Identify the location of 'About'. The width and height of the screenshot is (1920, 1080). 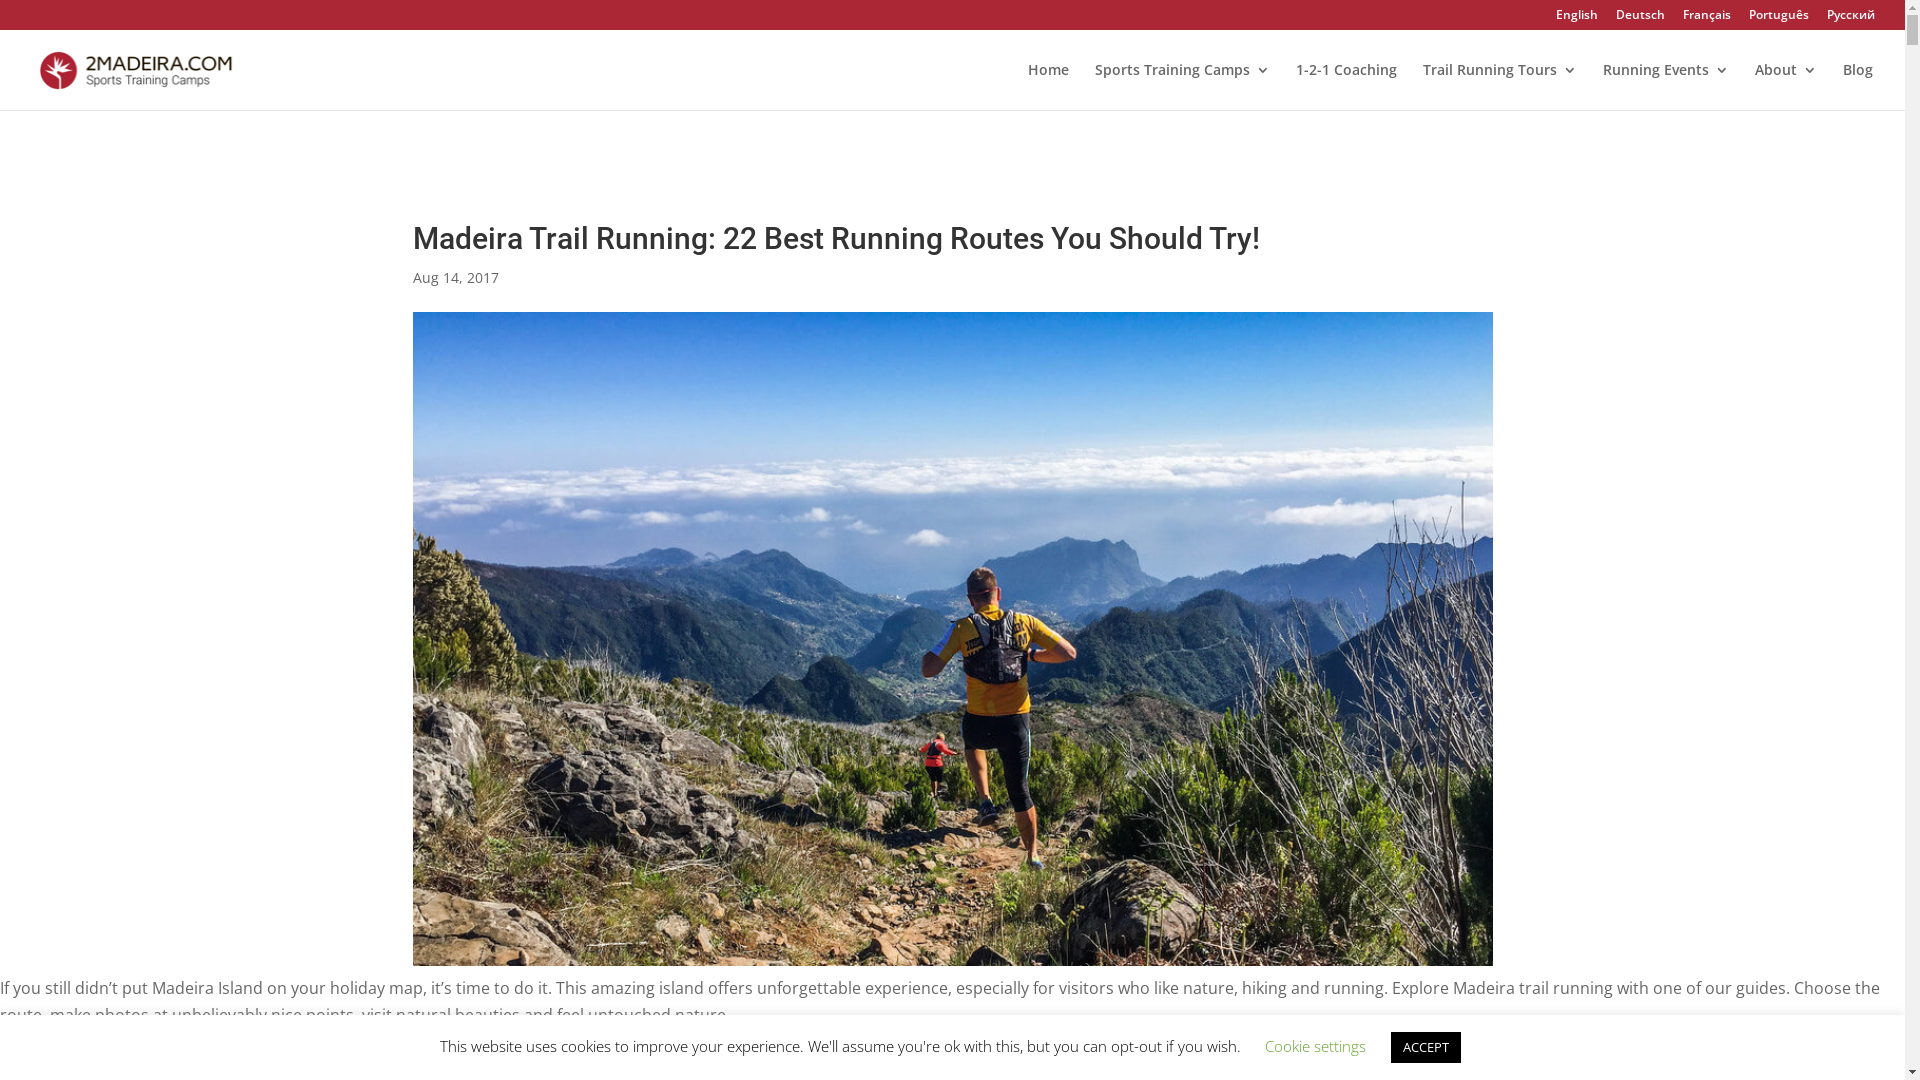
(1785, 85).